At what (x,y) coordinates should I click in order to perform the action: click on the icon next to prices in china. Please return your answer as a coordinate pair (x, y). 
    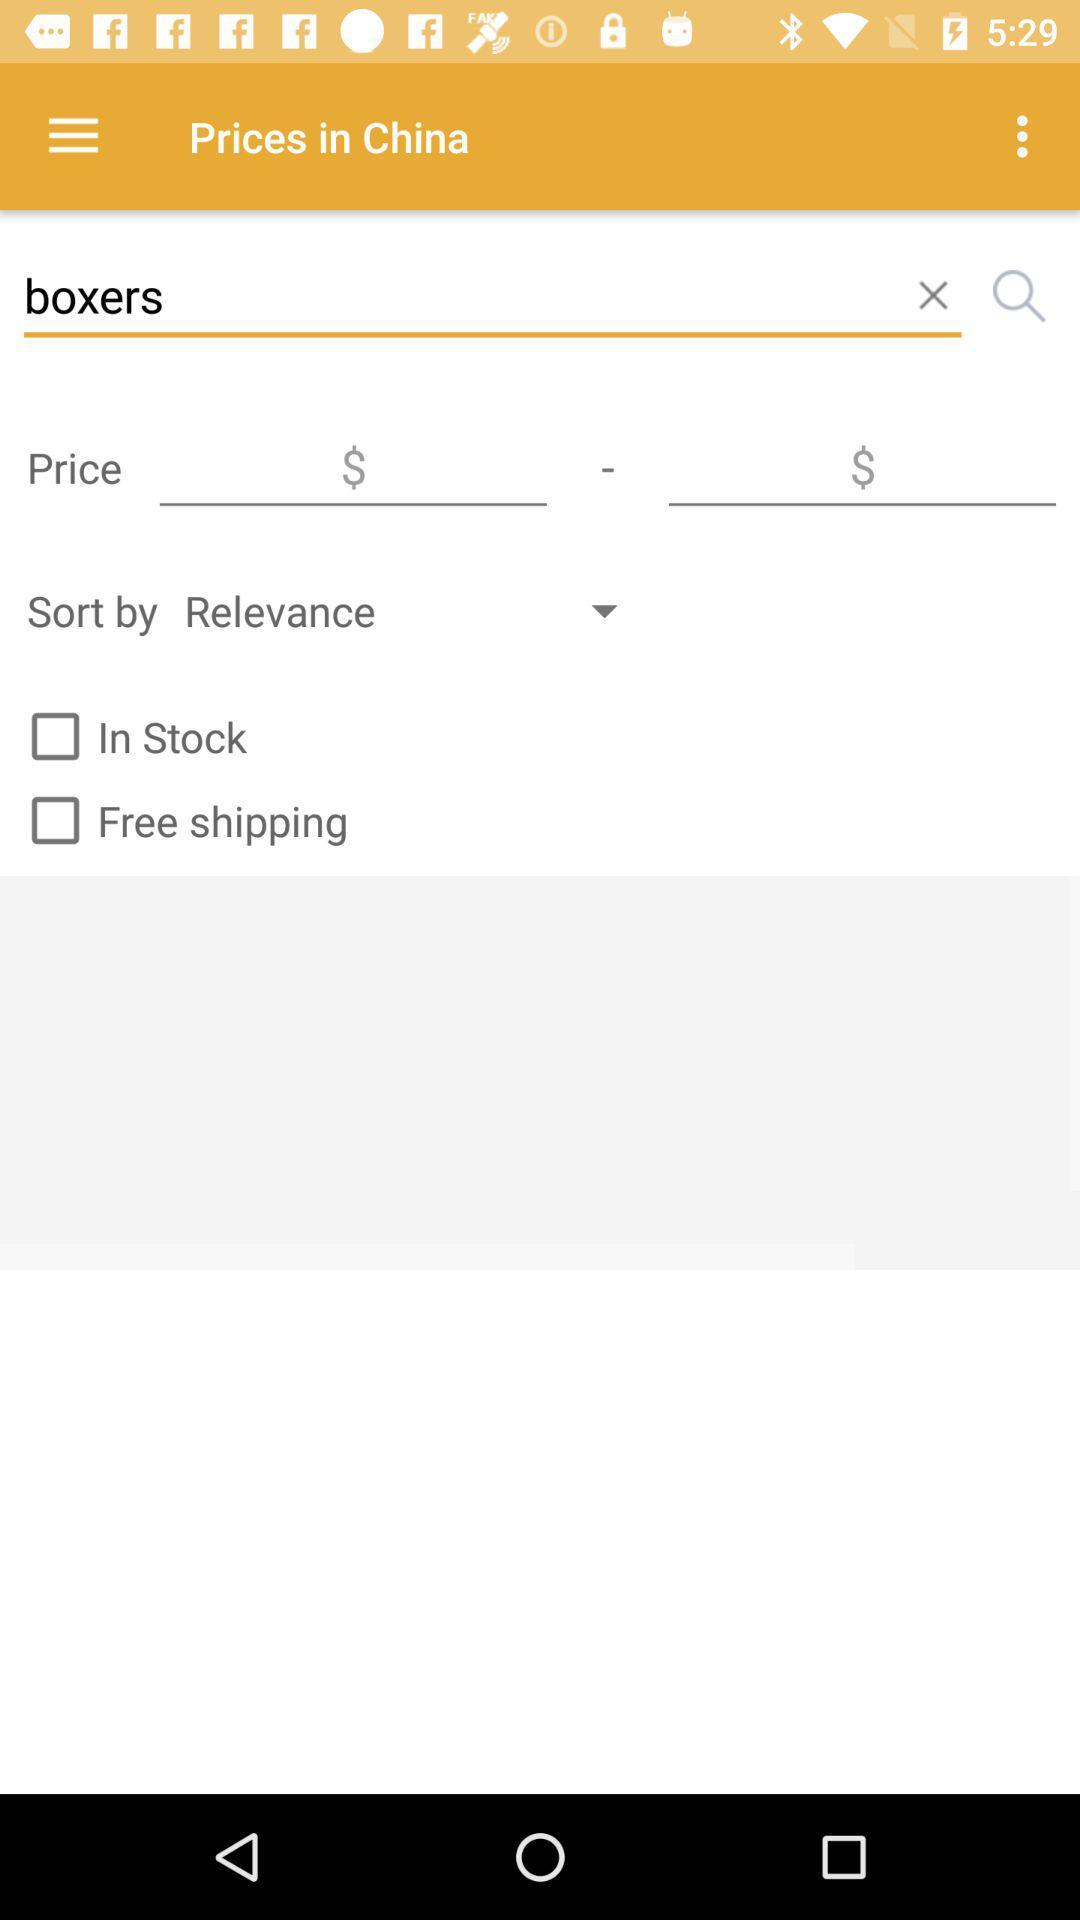
    Looking at the image, I should click on (72, 135).